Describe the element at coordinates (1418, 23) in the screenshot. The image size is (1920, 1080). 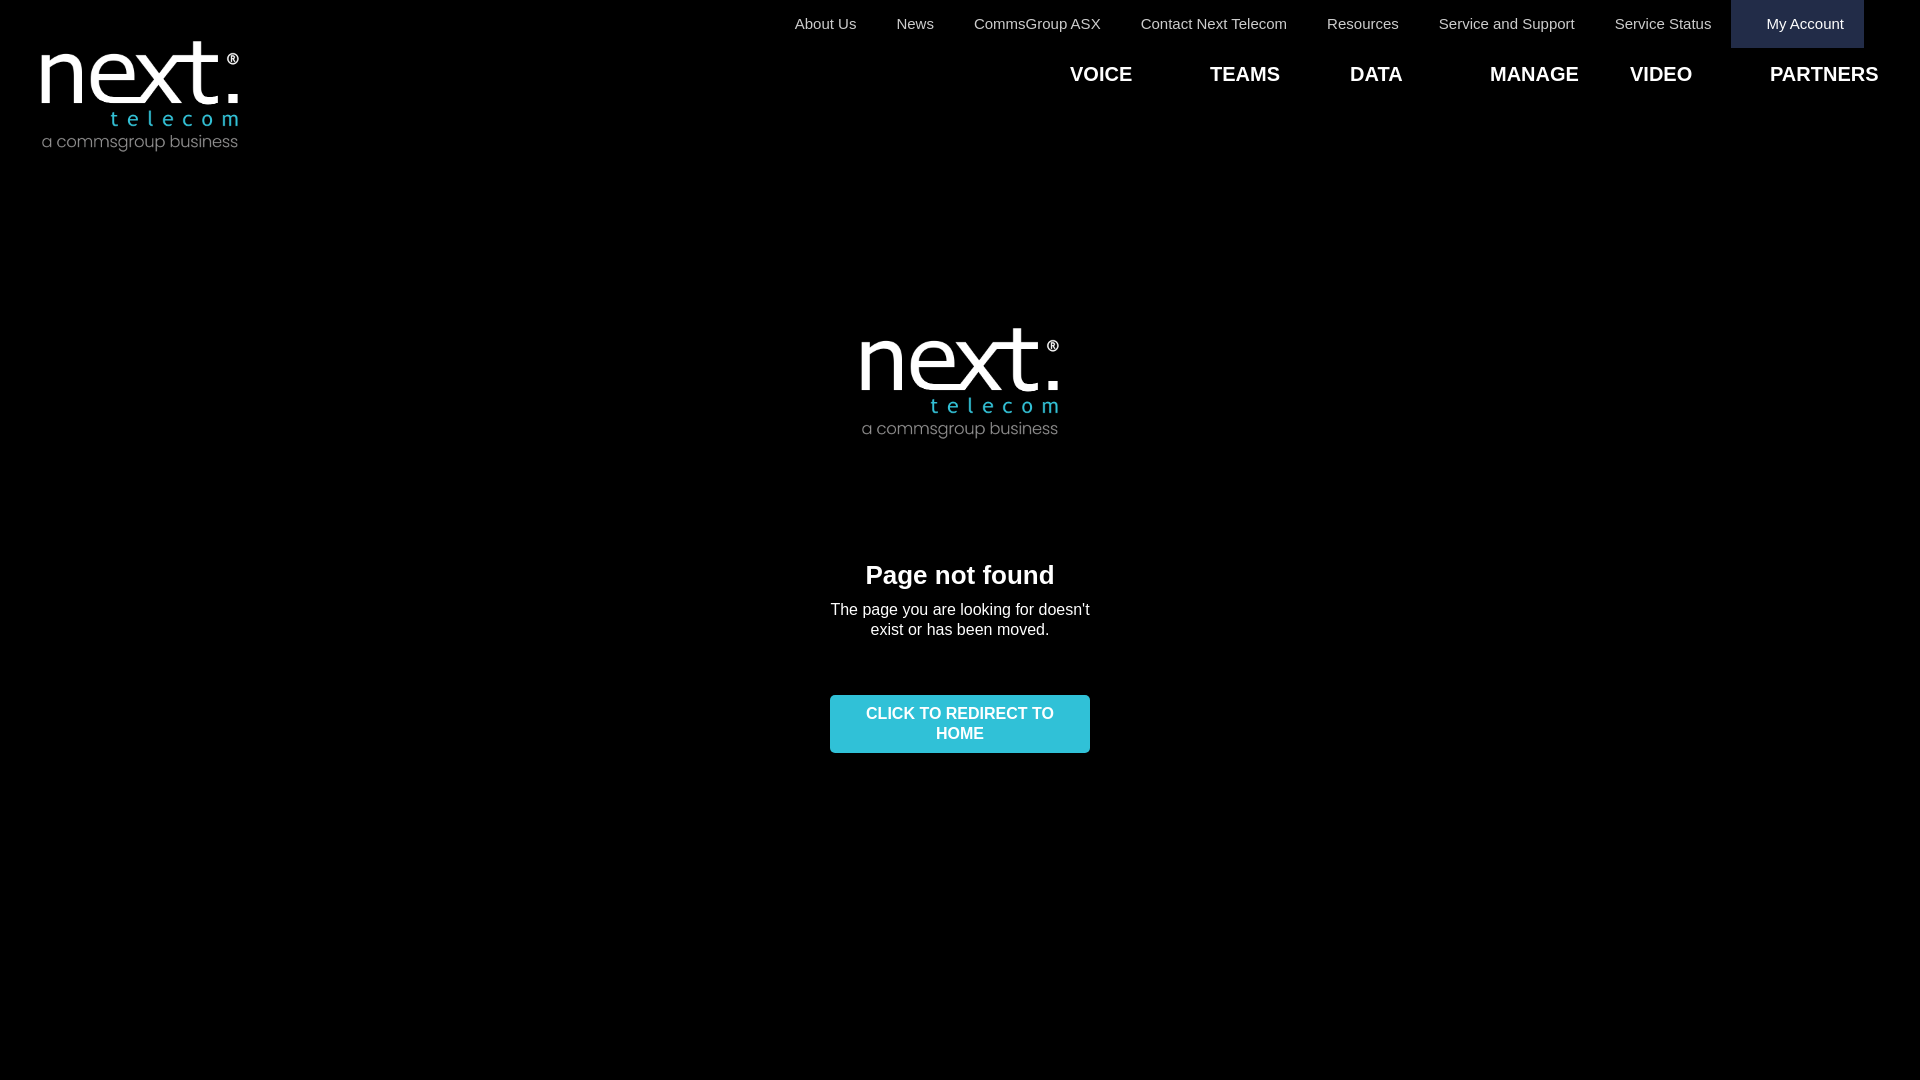
I see `'Service and Support'` at that location.